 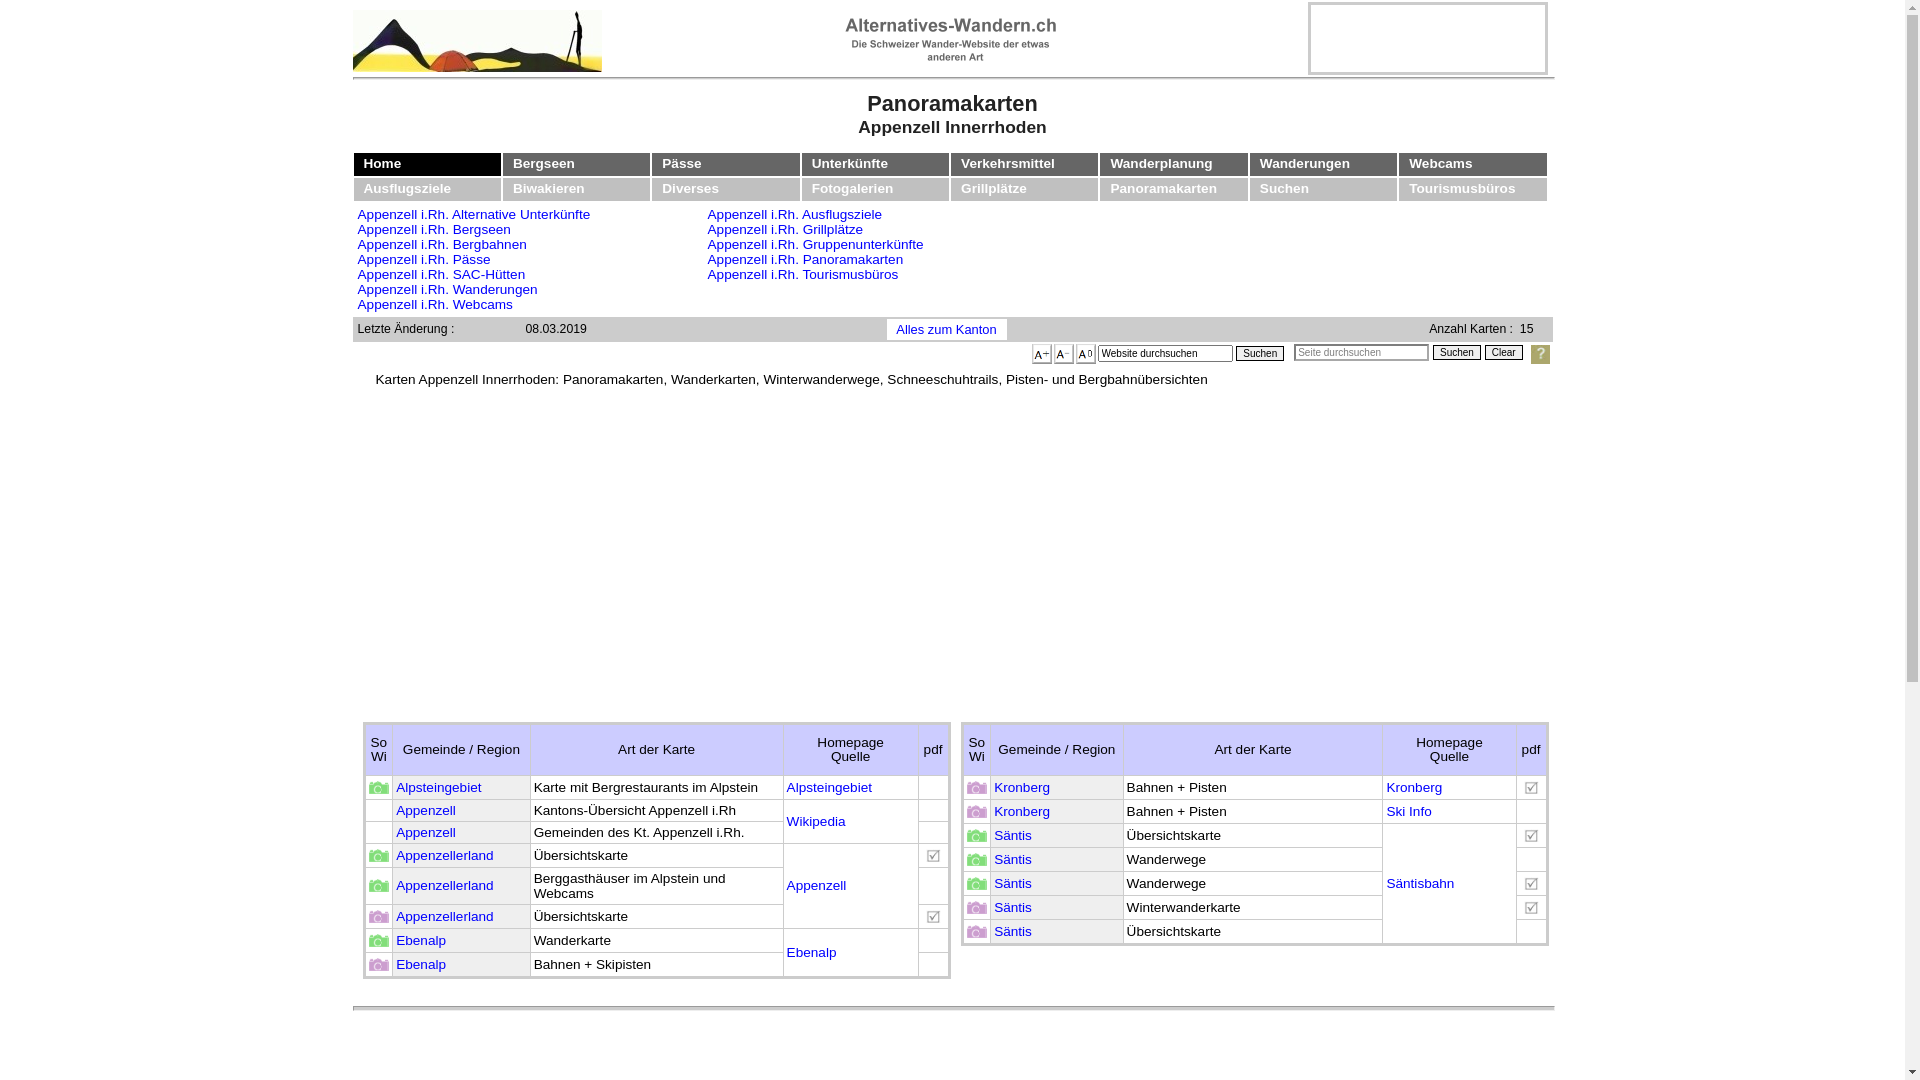 What do you see at coordinates (420, 963) in the screenshot?
I see `'Ebenalp'` at bounding box center [420, 963].